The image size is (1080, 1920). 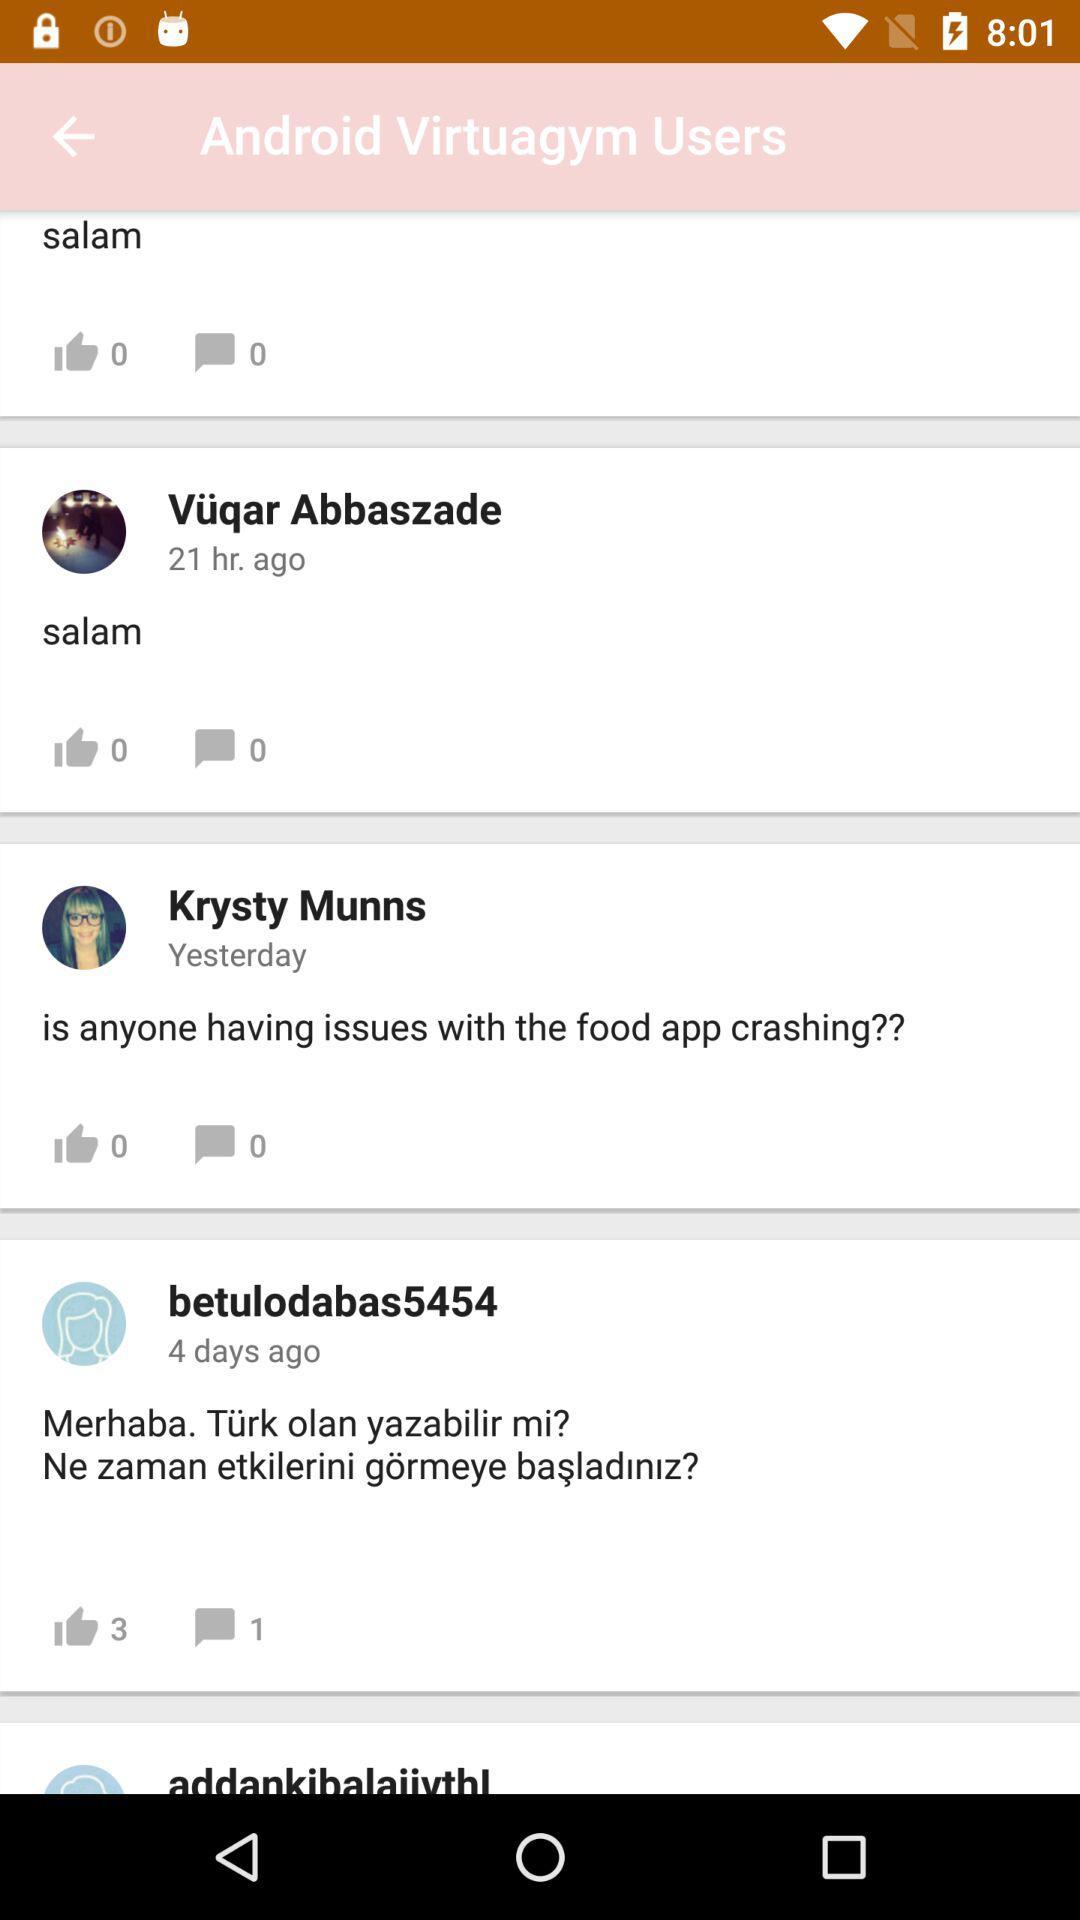 I want to click on the betulodabas5454, so click(x=331, y=1299).